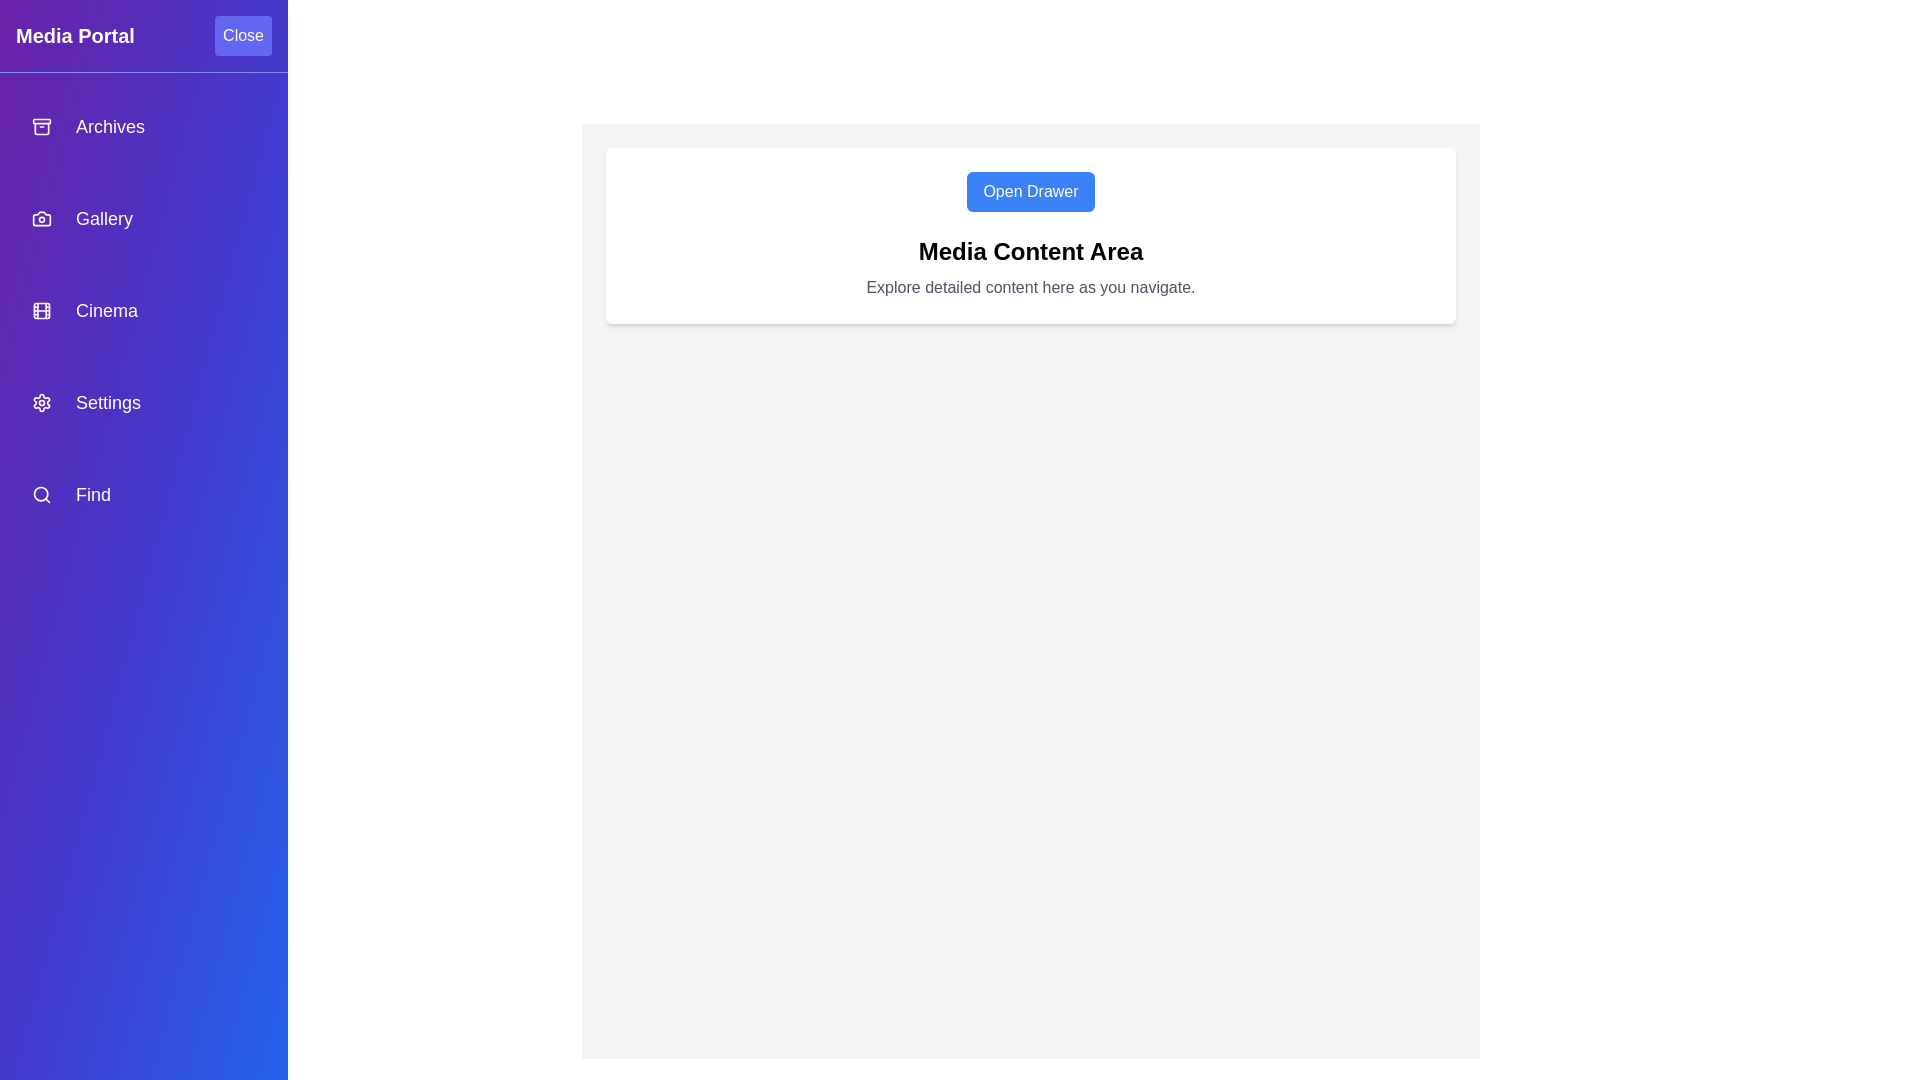 This screenshot has width=1920, height=1080. I want to click on the navigation item labeled Settings, so click(143, 402).